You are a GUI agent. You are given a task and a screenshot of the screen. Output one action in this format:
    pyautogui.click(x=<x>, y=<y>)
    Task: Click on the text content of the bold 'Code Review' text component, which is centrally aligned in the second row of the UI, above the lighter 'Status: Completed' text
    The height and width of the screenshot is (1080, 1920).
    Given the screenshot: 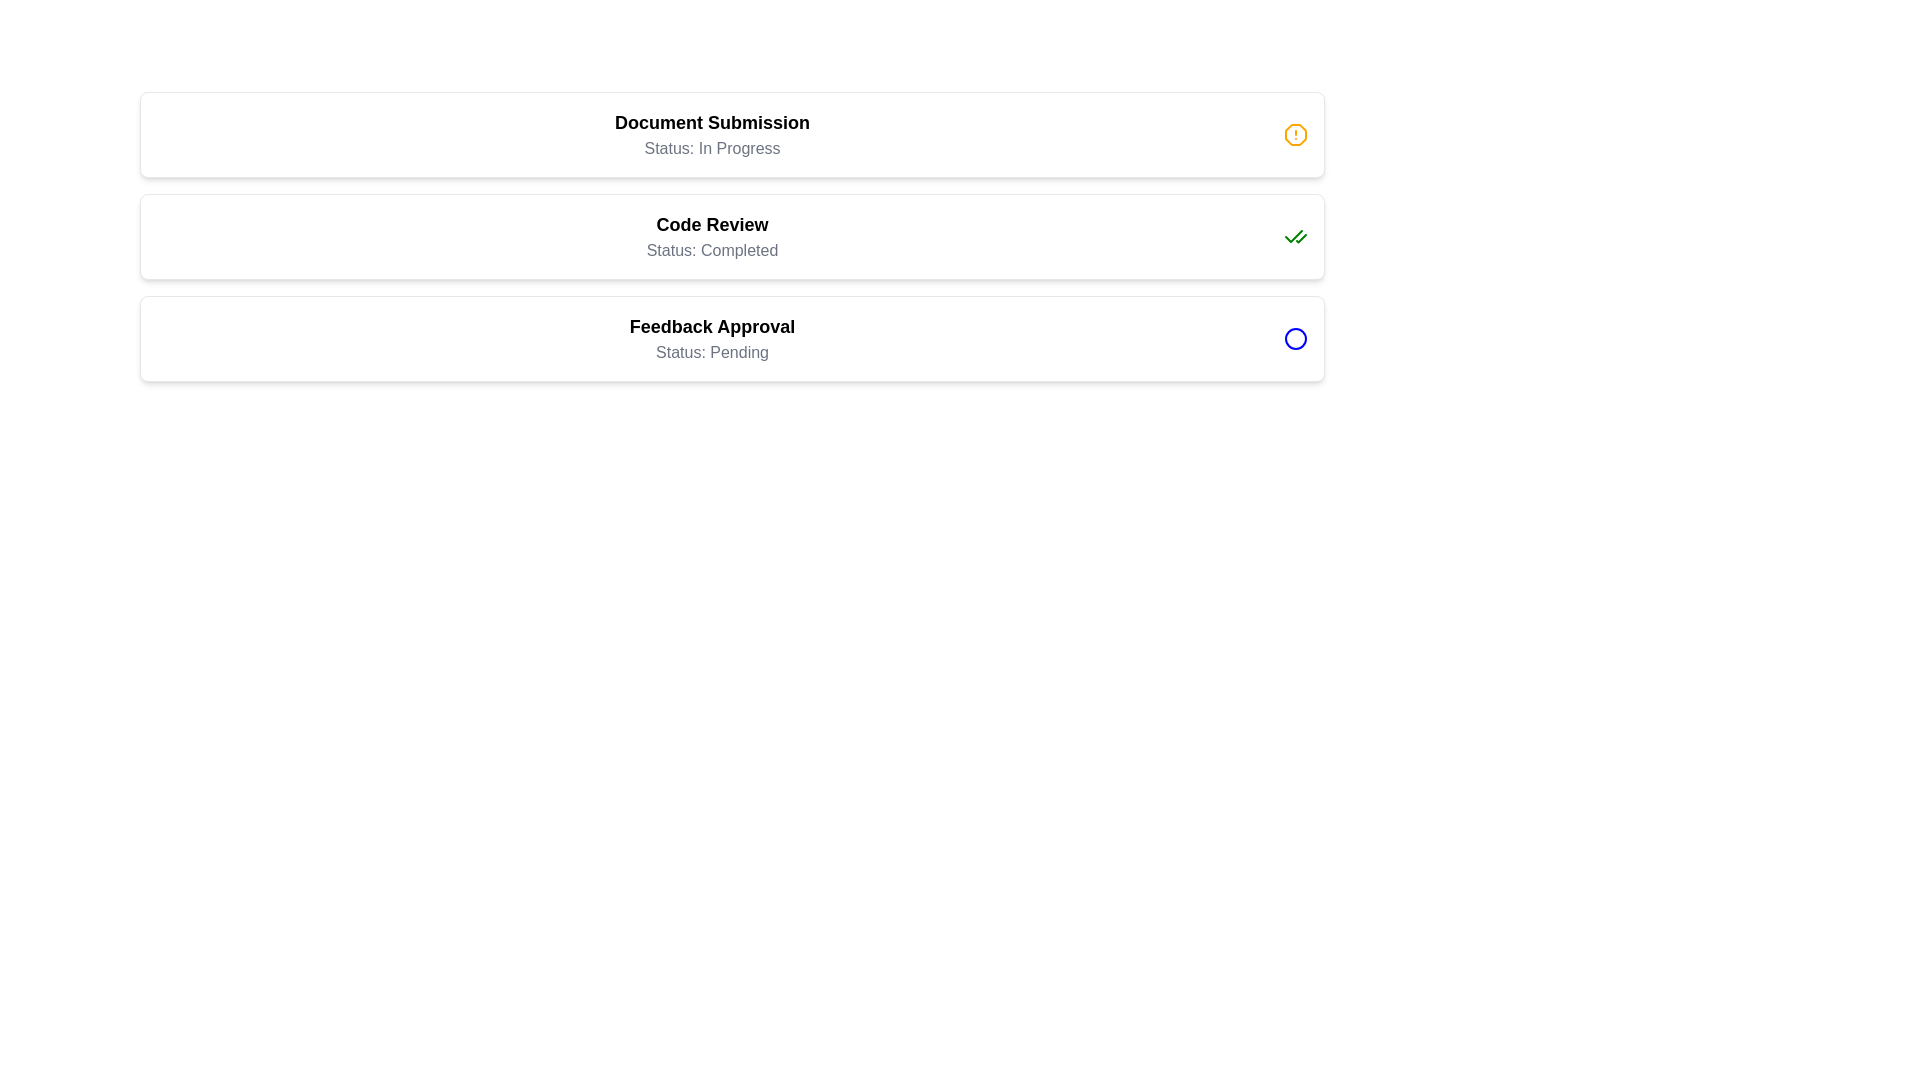 What is the action you would take?
    pyautogui.click(x=712, y=224)
    